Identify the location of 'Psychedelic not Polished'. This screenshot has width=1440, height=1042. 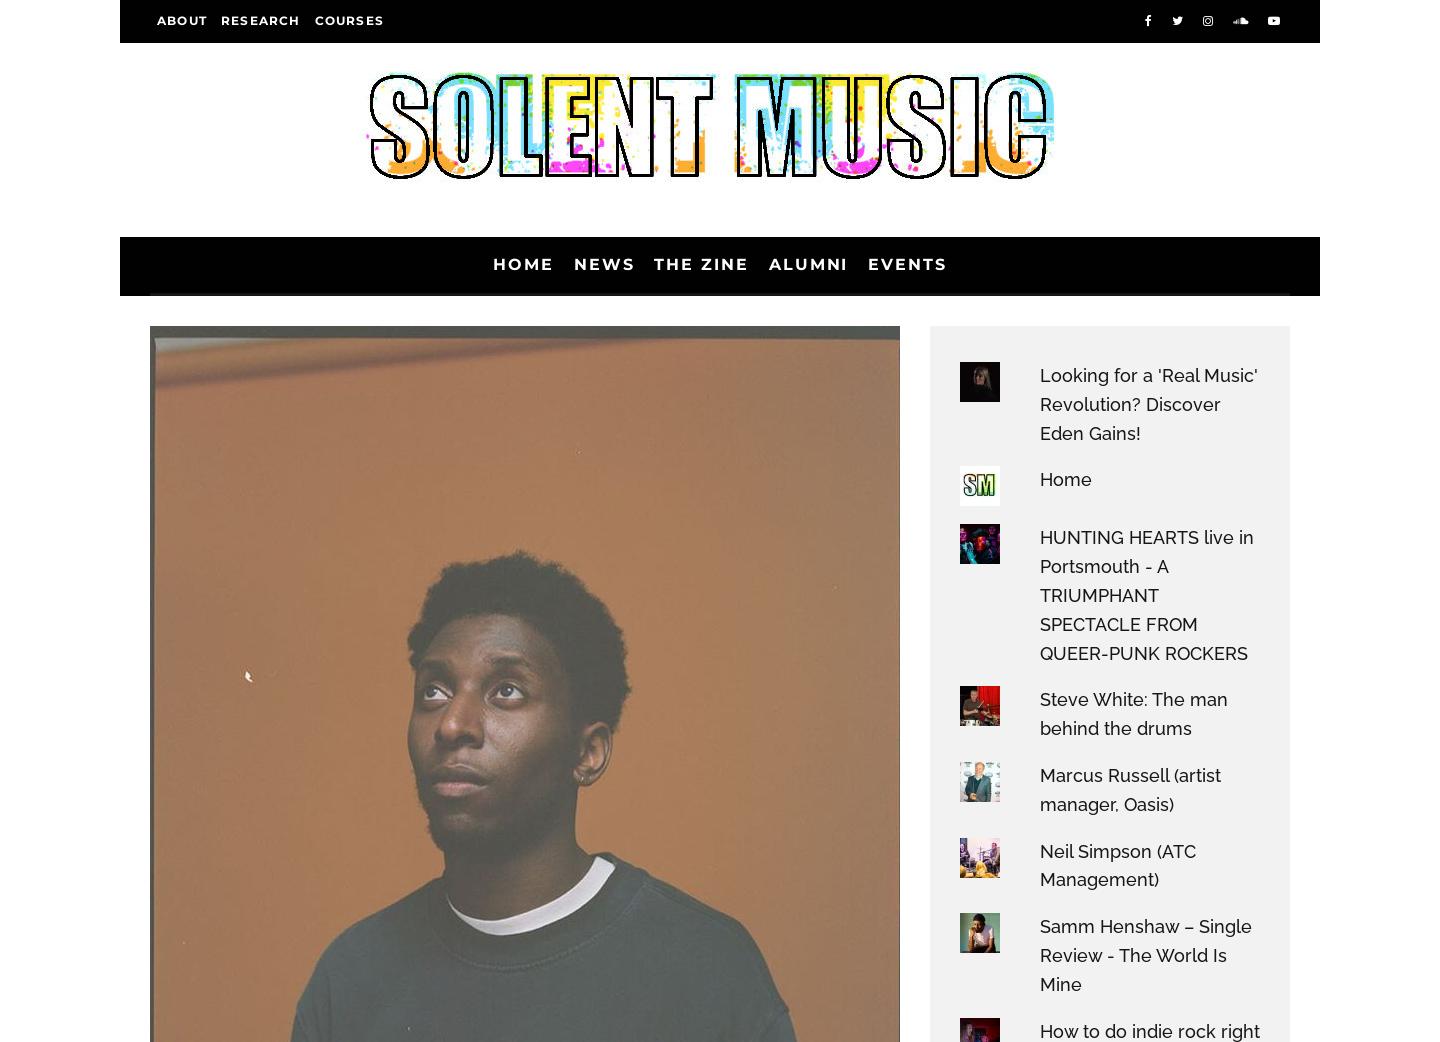
(355, 641).